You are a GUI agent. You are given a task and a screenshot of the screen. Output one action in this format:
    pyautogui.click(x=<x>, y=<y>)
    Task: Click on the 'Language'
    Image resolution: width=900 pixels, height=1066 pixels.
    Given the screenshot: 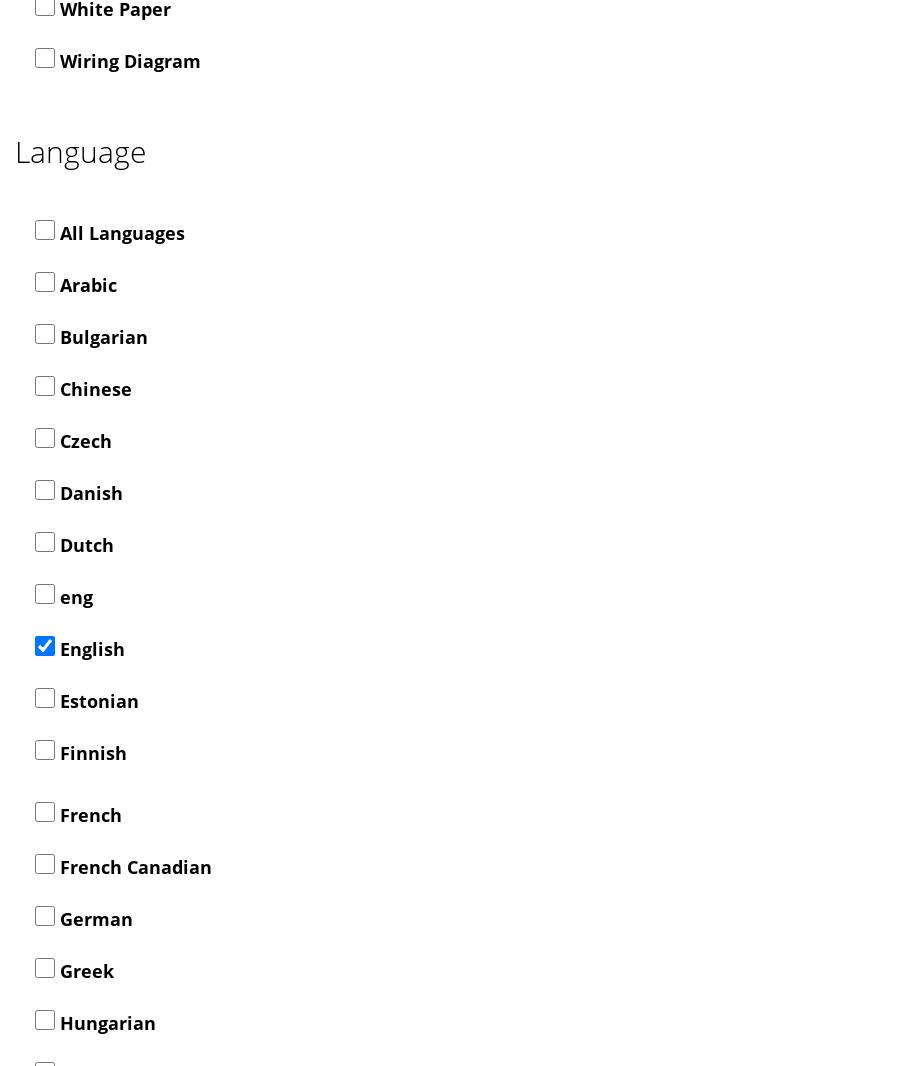 What is the action you would take?
    pyautogui.click(x=79, y=149)
    